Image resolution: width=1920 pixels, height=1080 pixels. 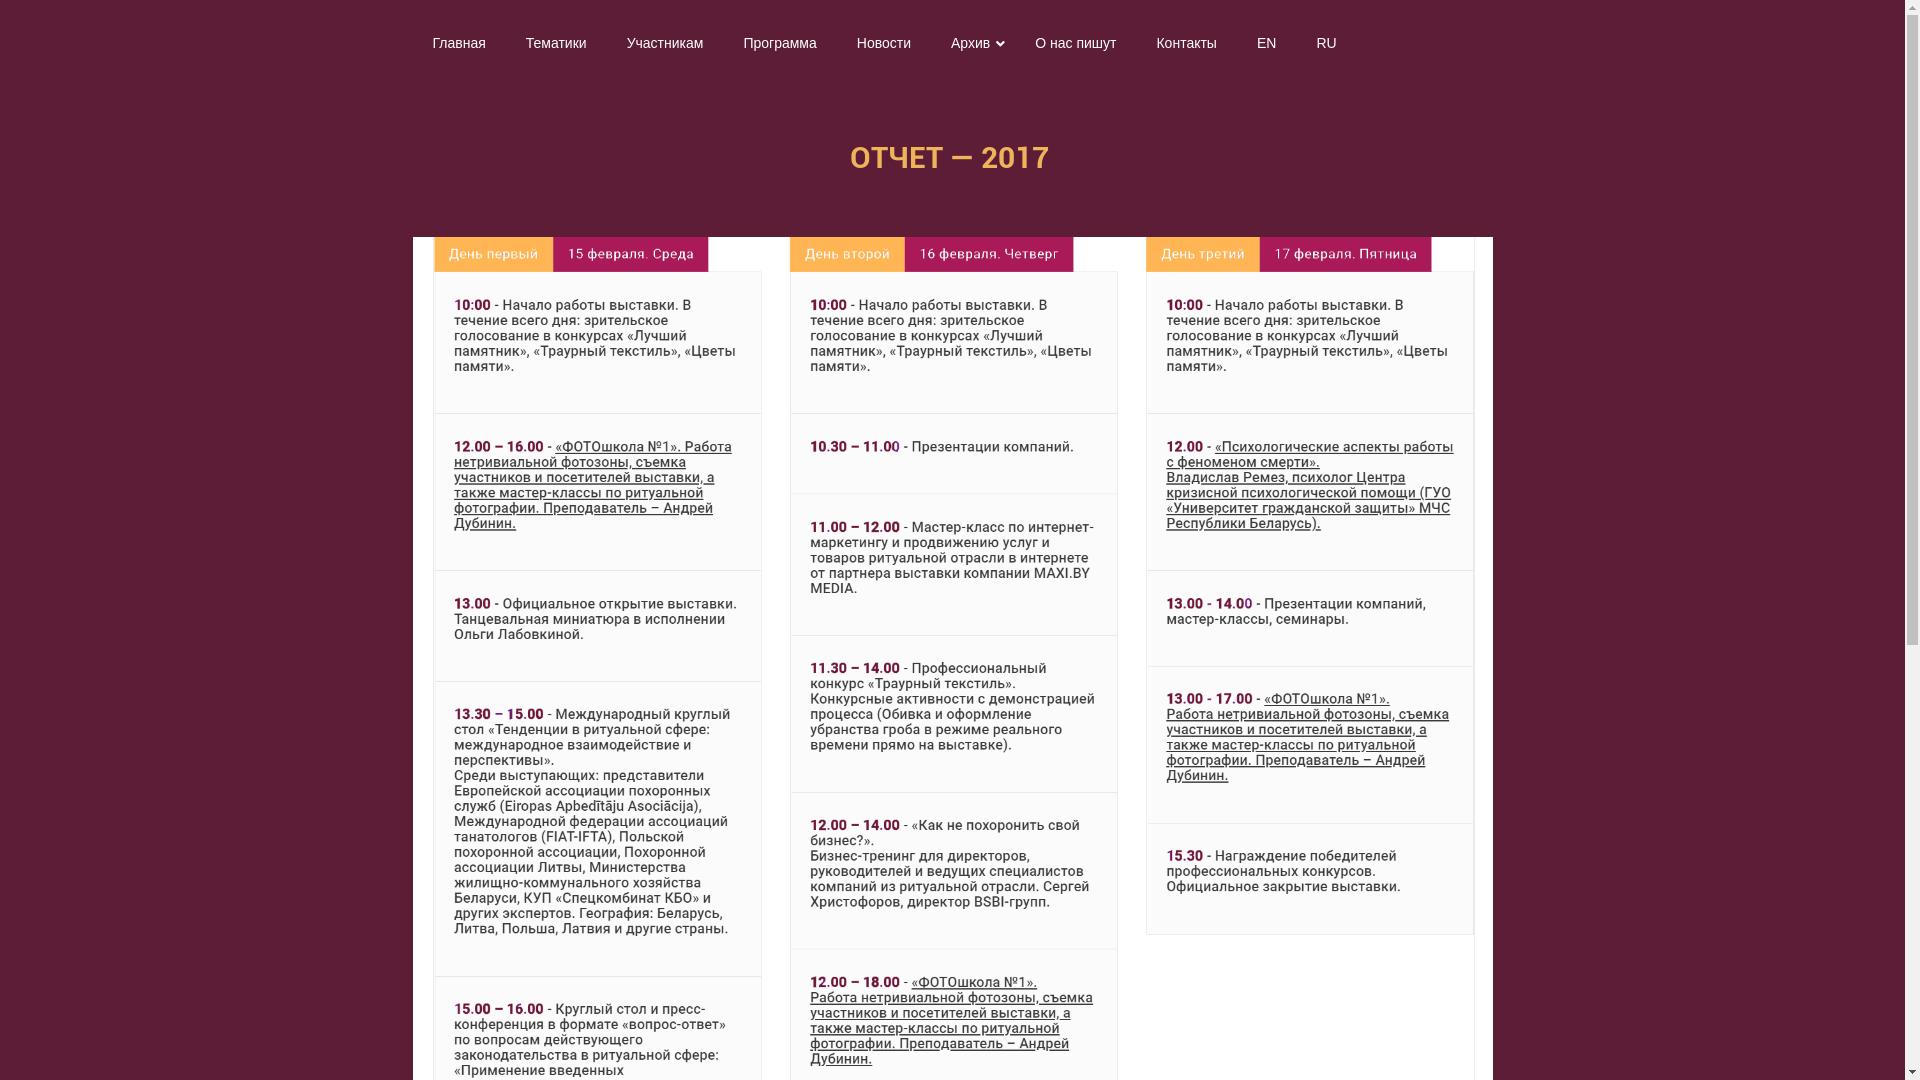 I want to click on 'EN', so click(x=1236, y=42).